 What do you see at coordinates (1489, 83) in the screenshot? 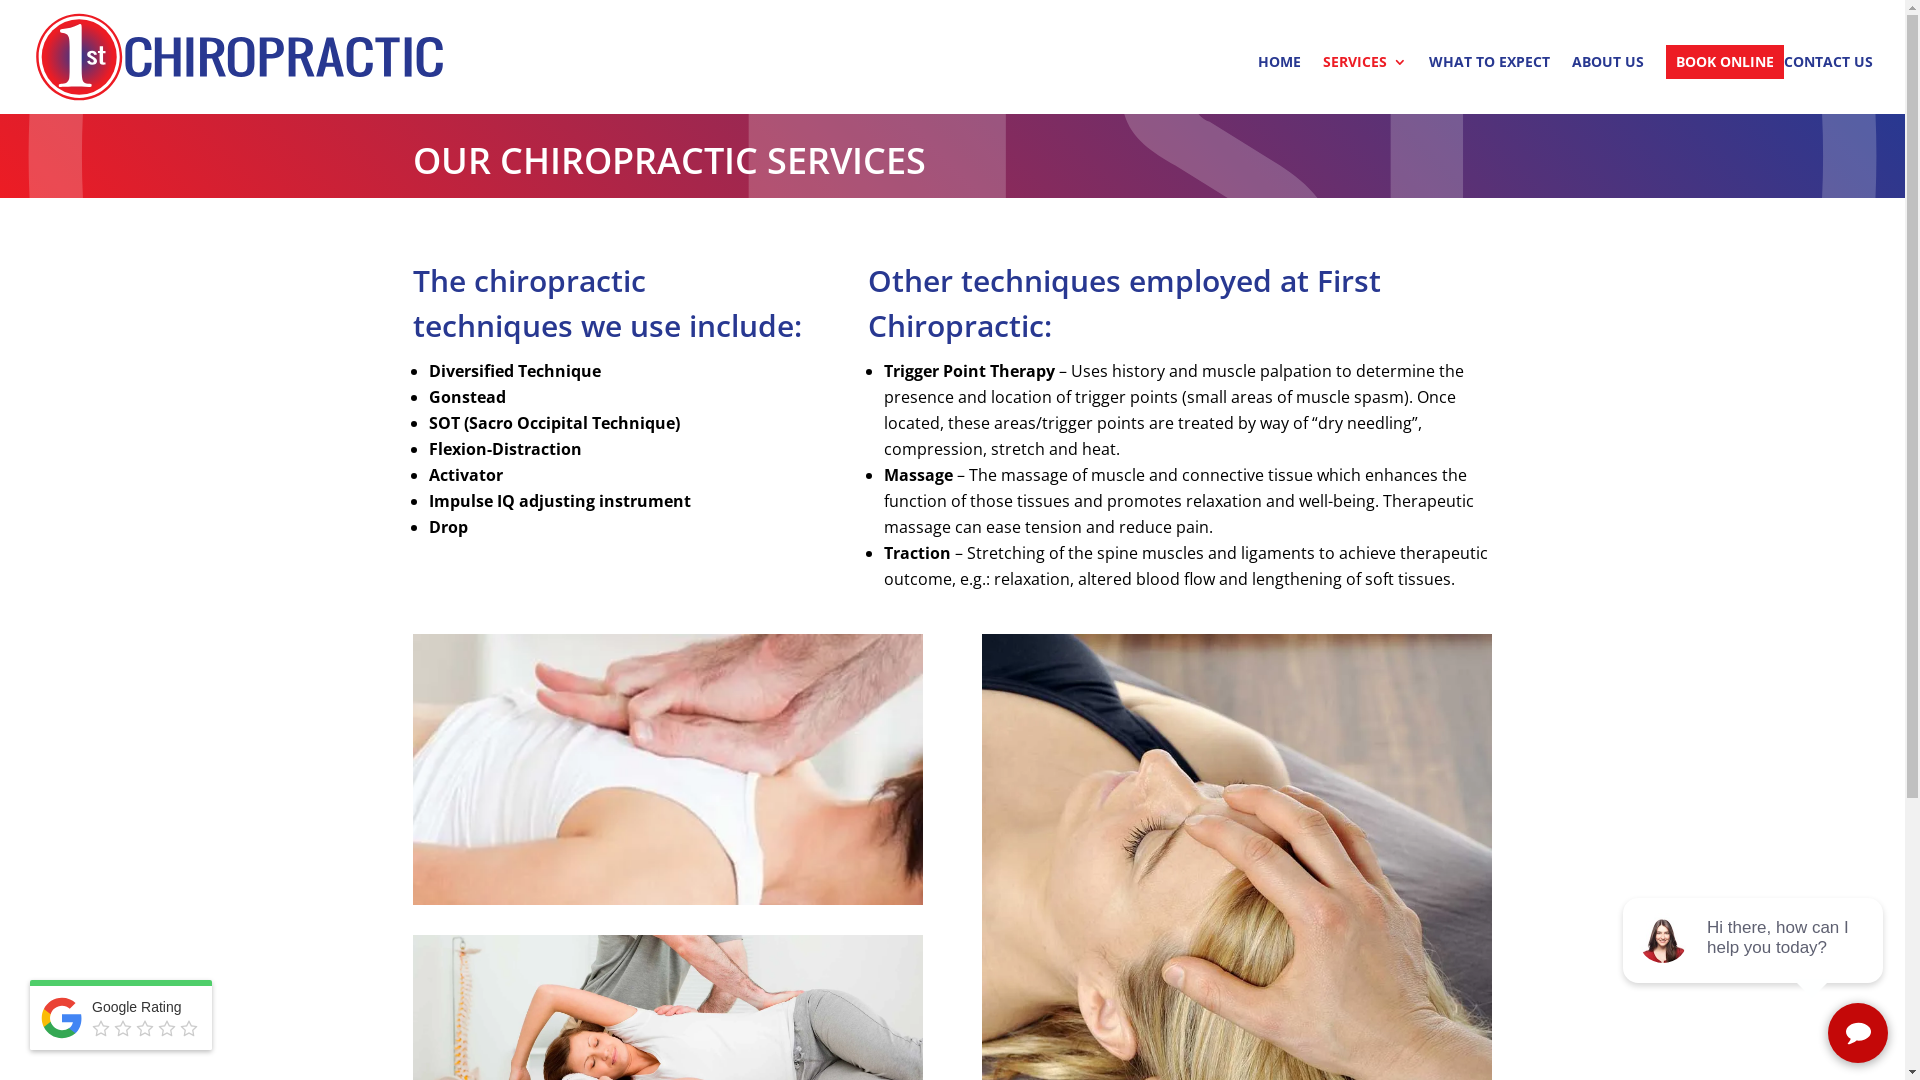
I see `'WHAT TO EXPECT'` at bounding box center [1489, 83].